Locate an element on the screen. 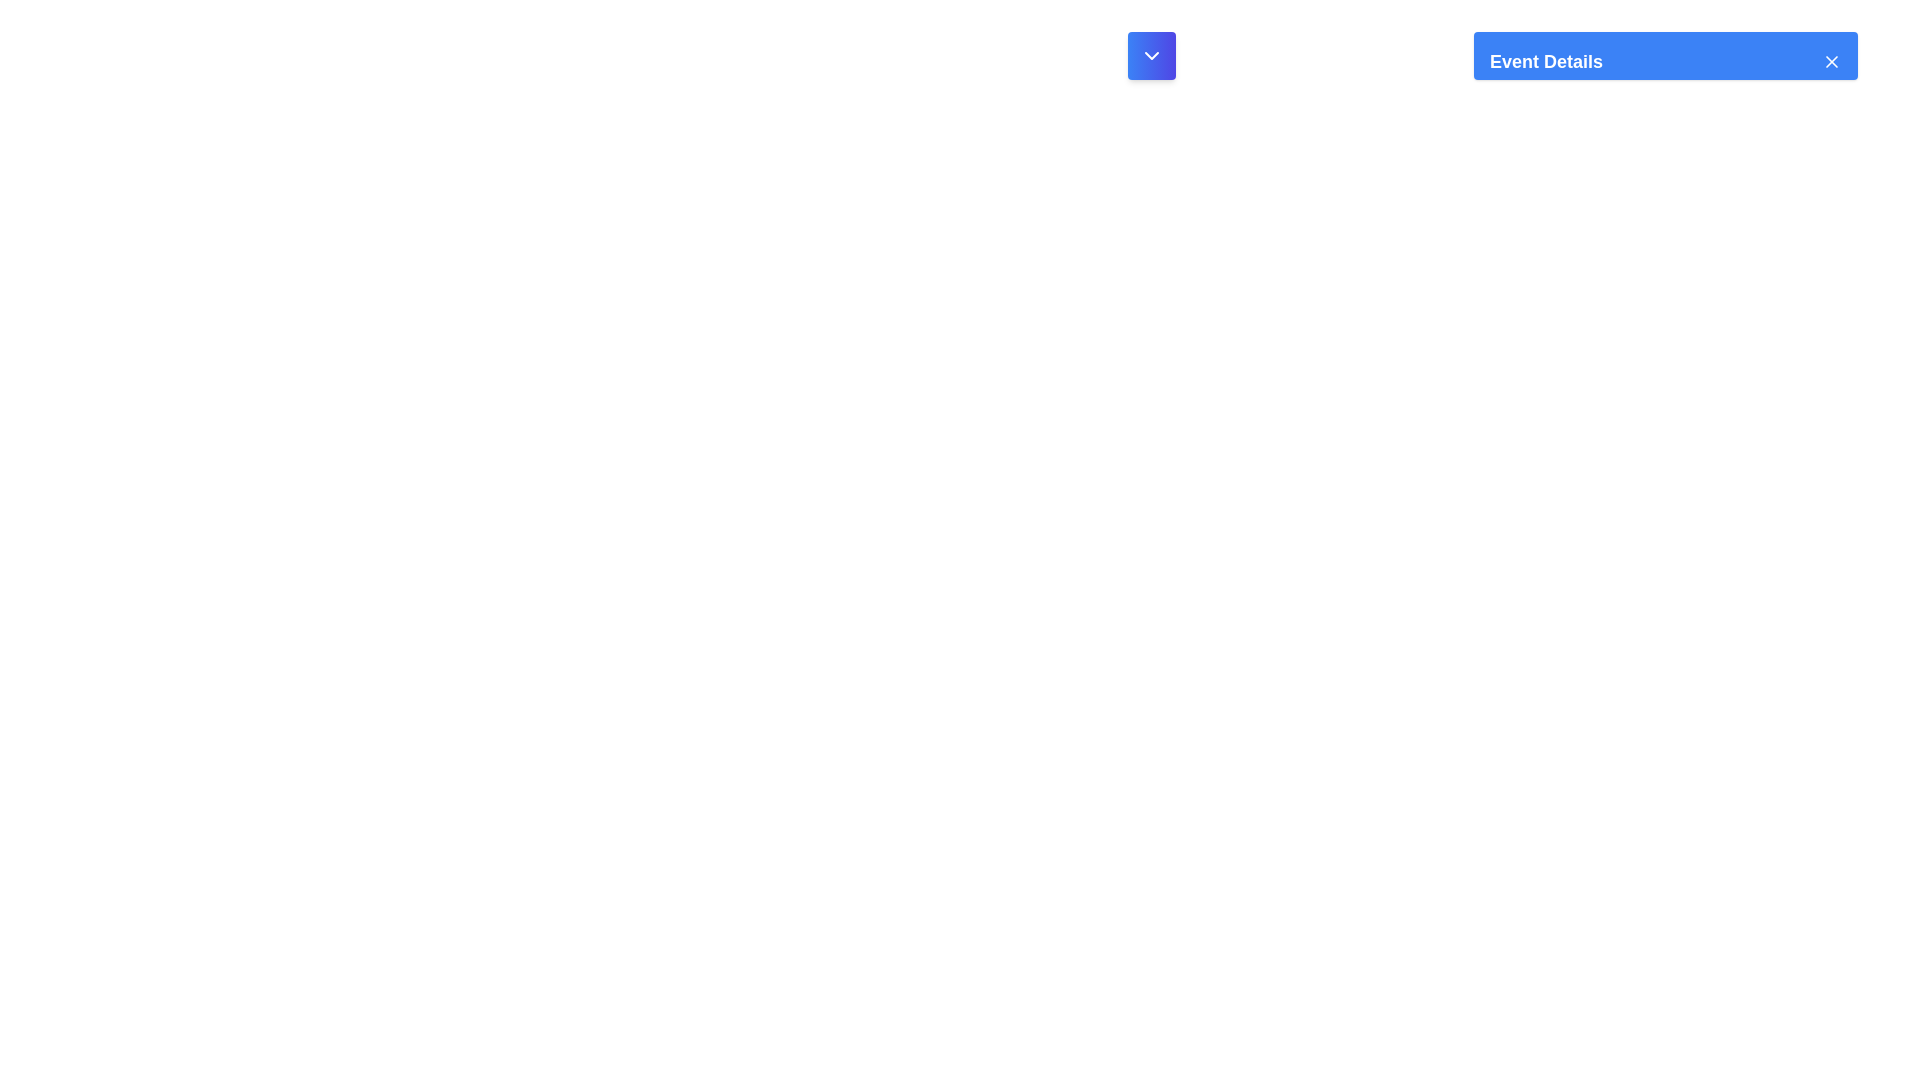 The width and height of the screenshot is (1920, 1080). the close button at the extreme right end of the 'Event Details' header is located at coordinates (1832, 60).